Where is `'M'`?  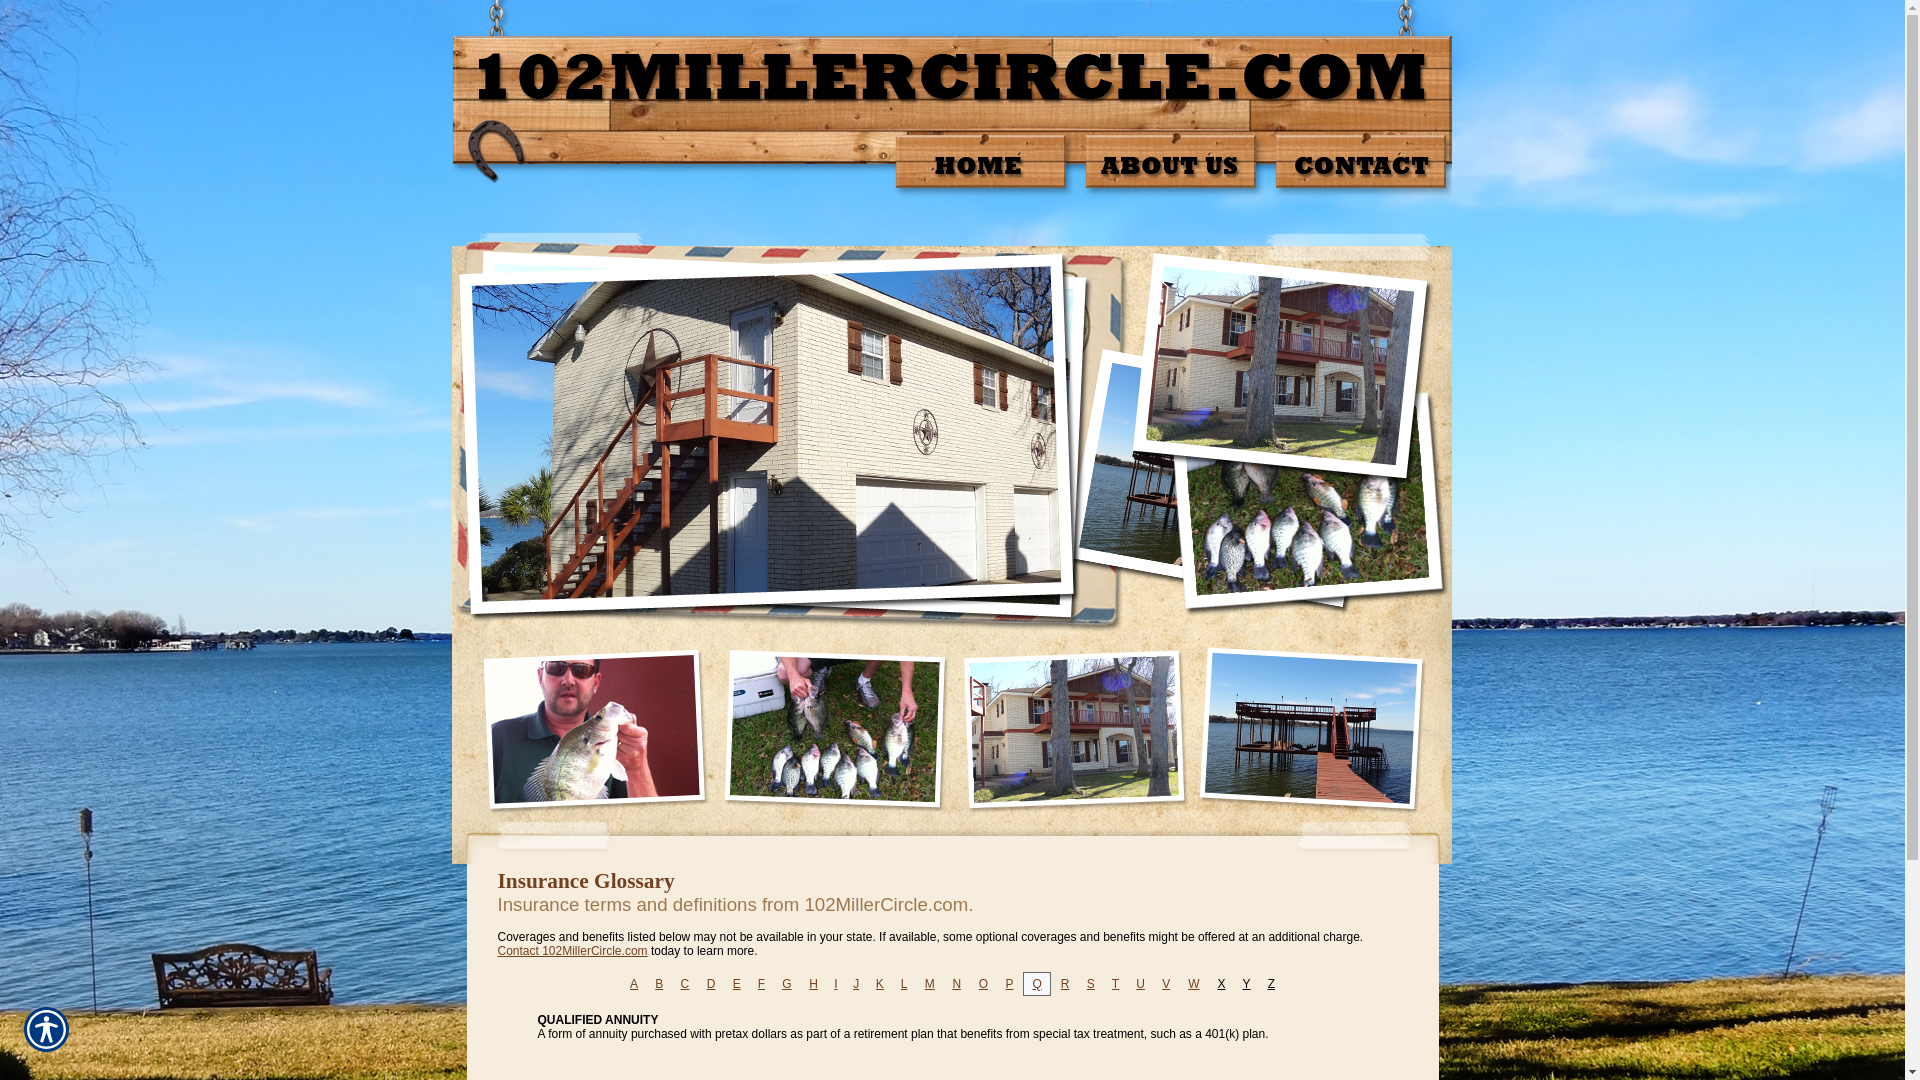 'M' is located at coordinates (929, 982).